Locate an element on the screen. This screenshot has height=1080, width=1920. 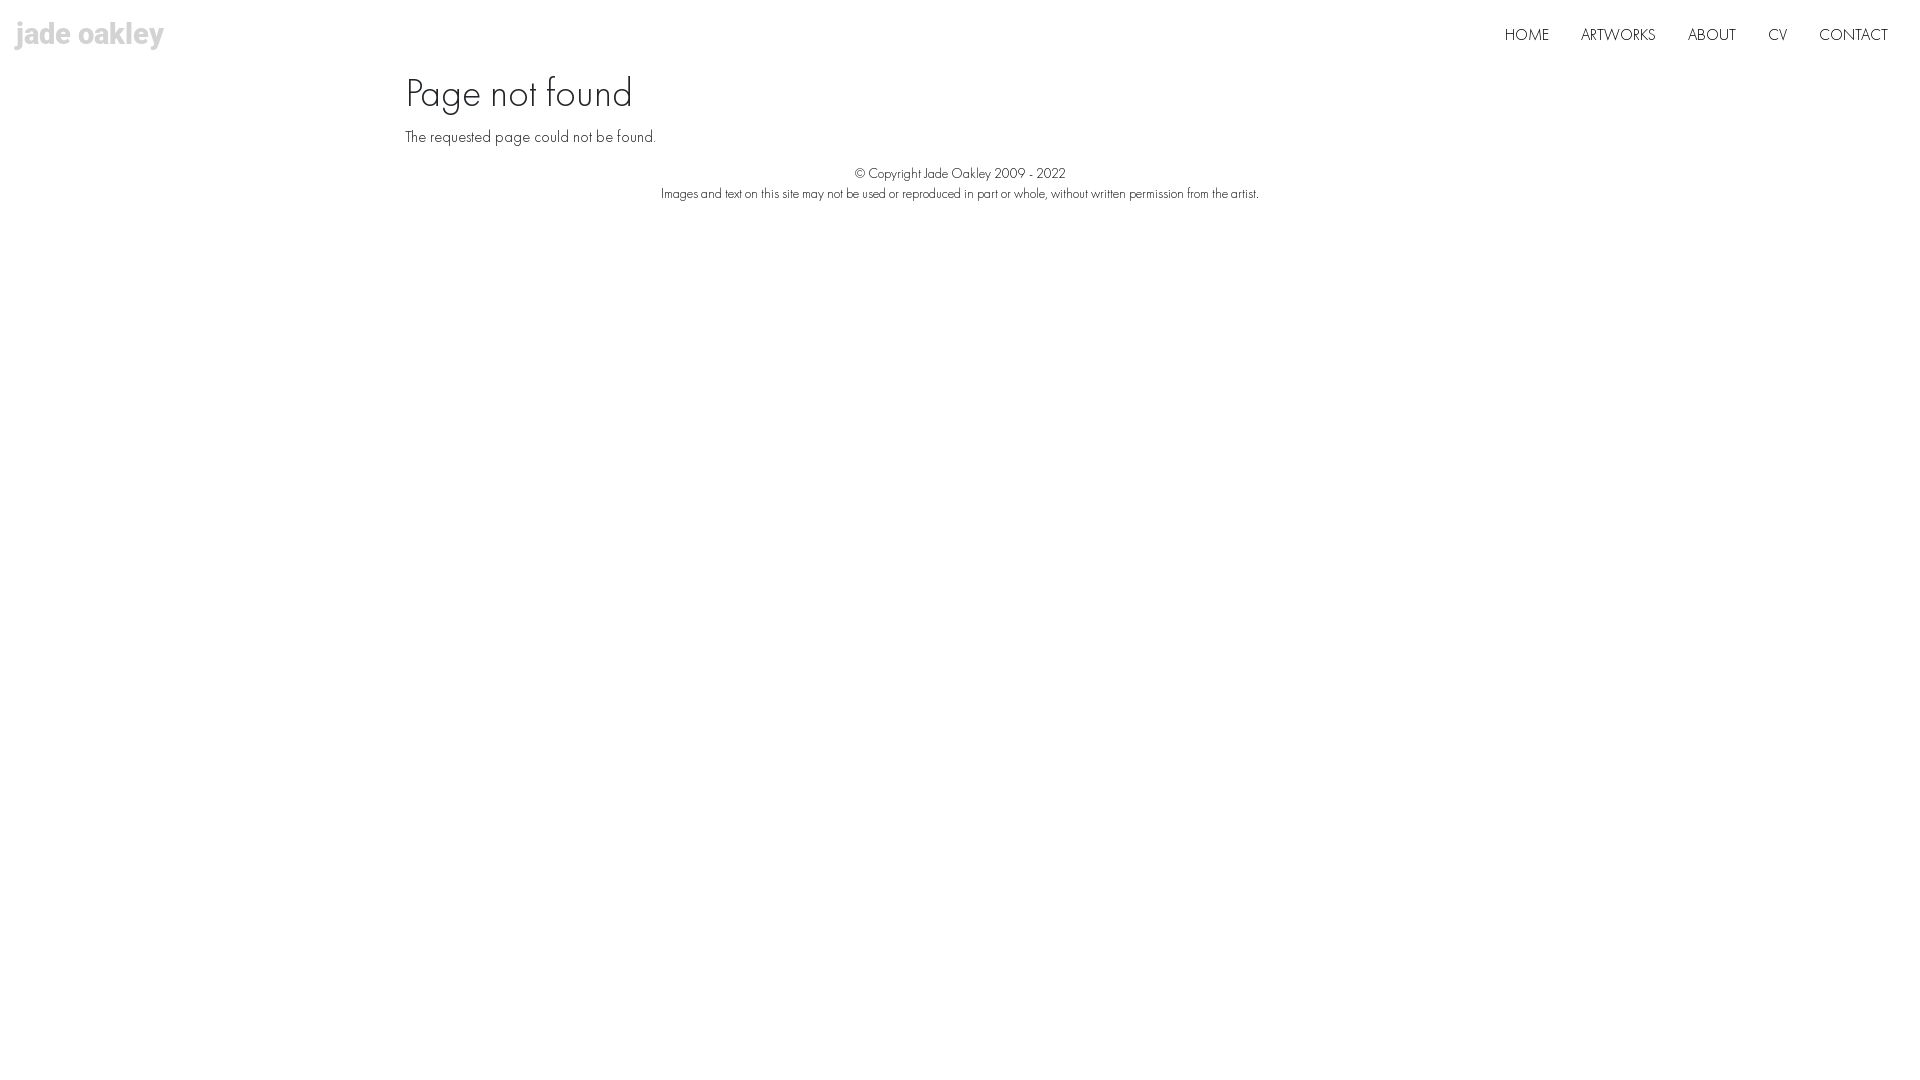
'jade oakley' is located at coordinates (89, 34).